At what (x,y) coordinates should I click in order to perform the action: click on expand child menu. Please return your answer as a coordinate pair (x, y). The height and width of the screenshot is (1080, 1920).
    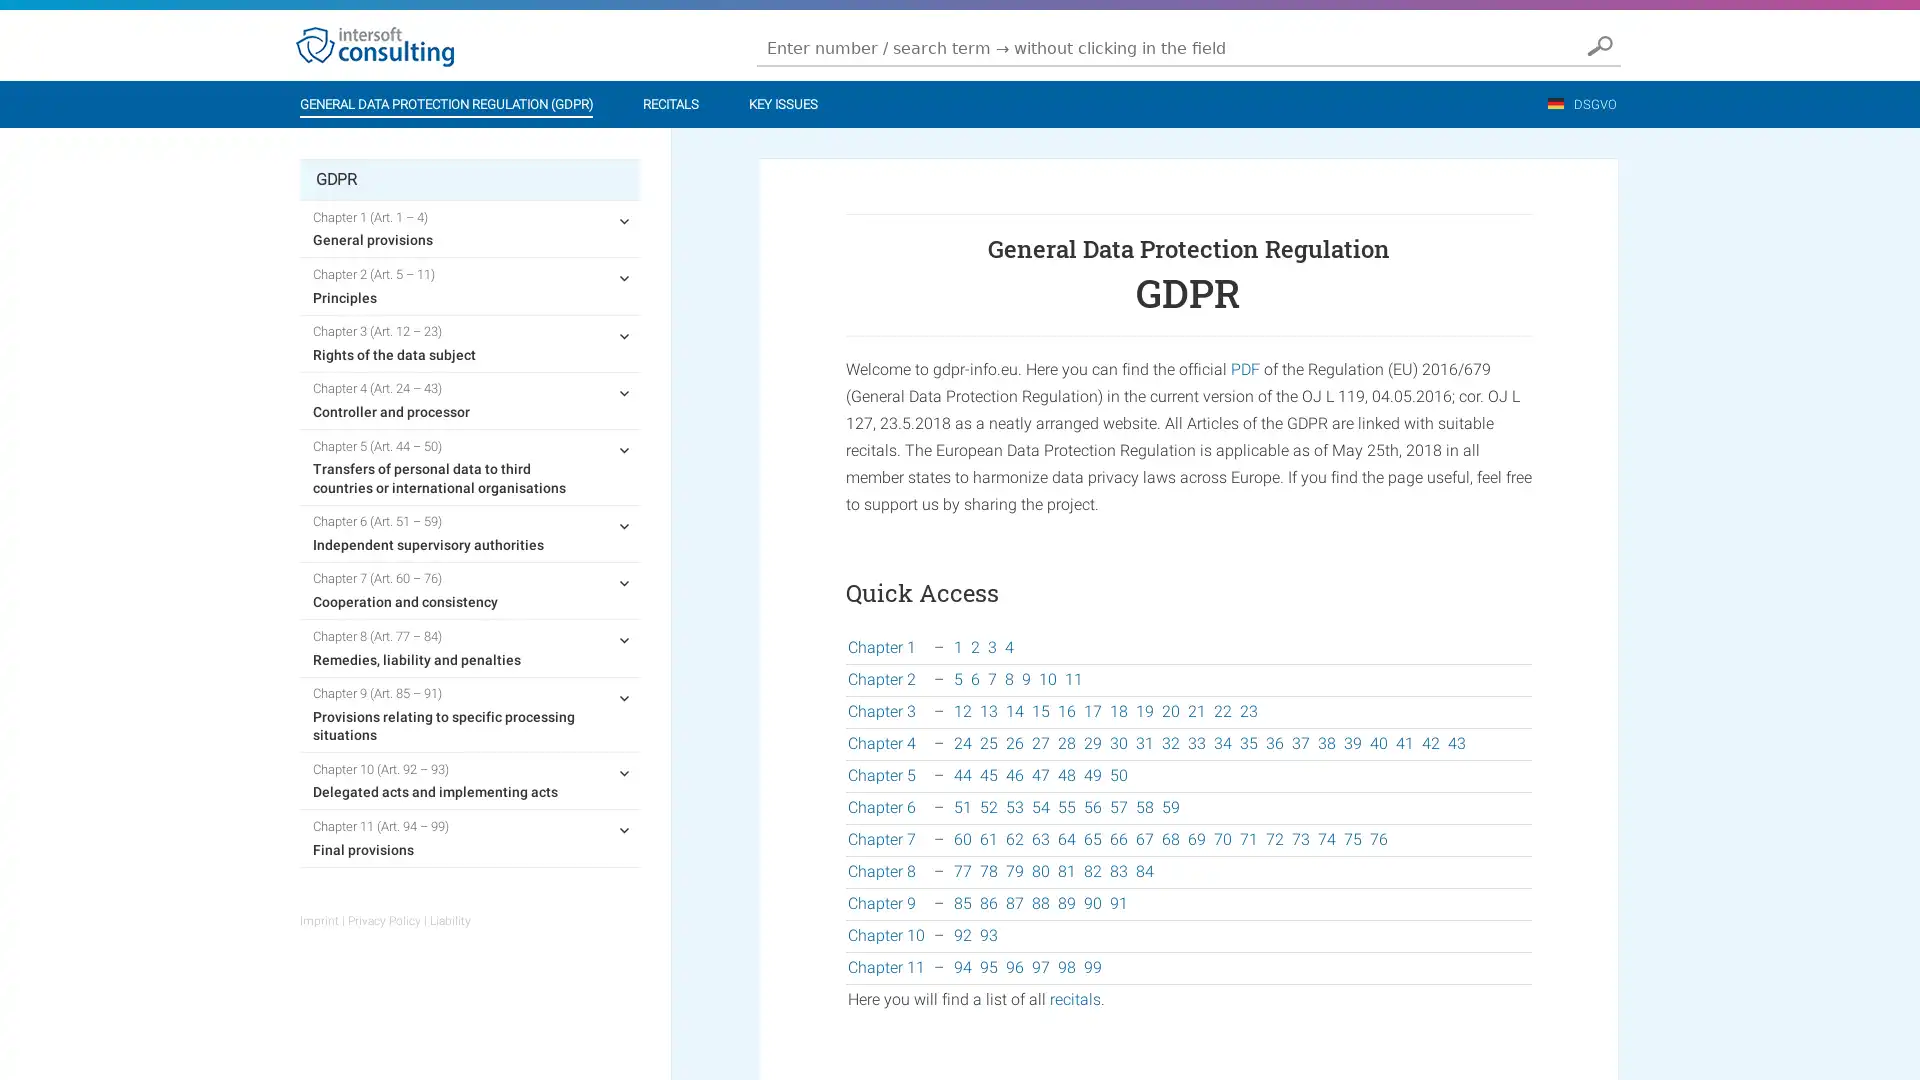
    Looking at the image, I should click on (623, 450).